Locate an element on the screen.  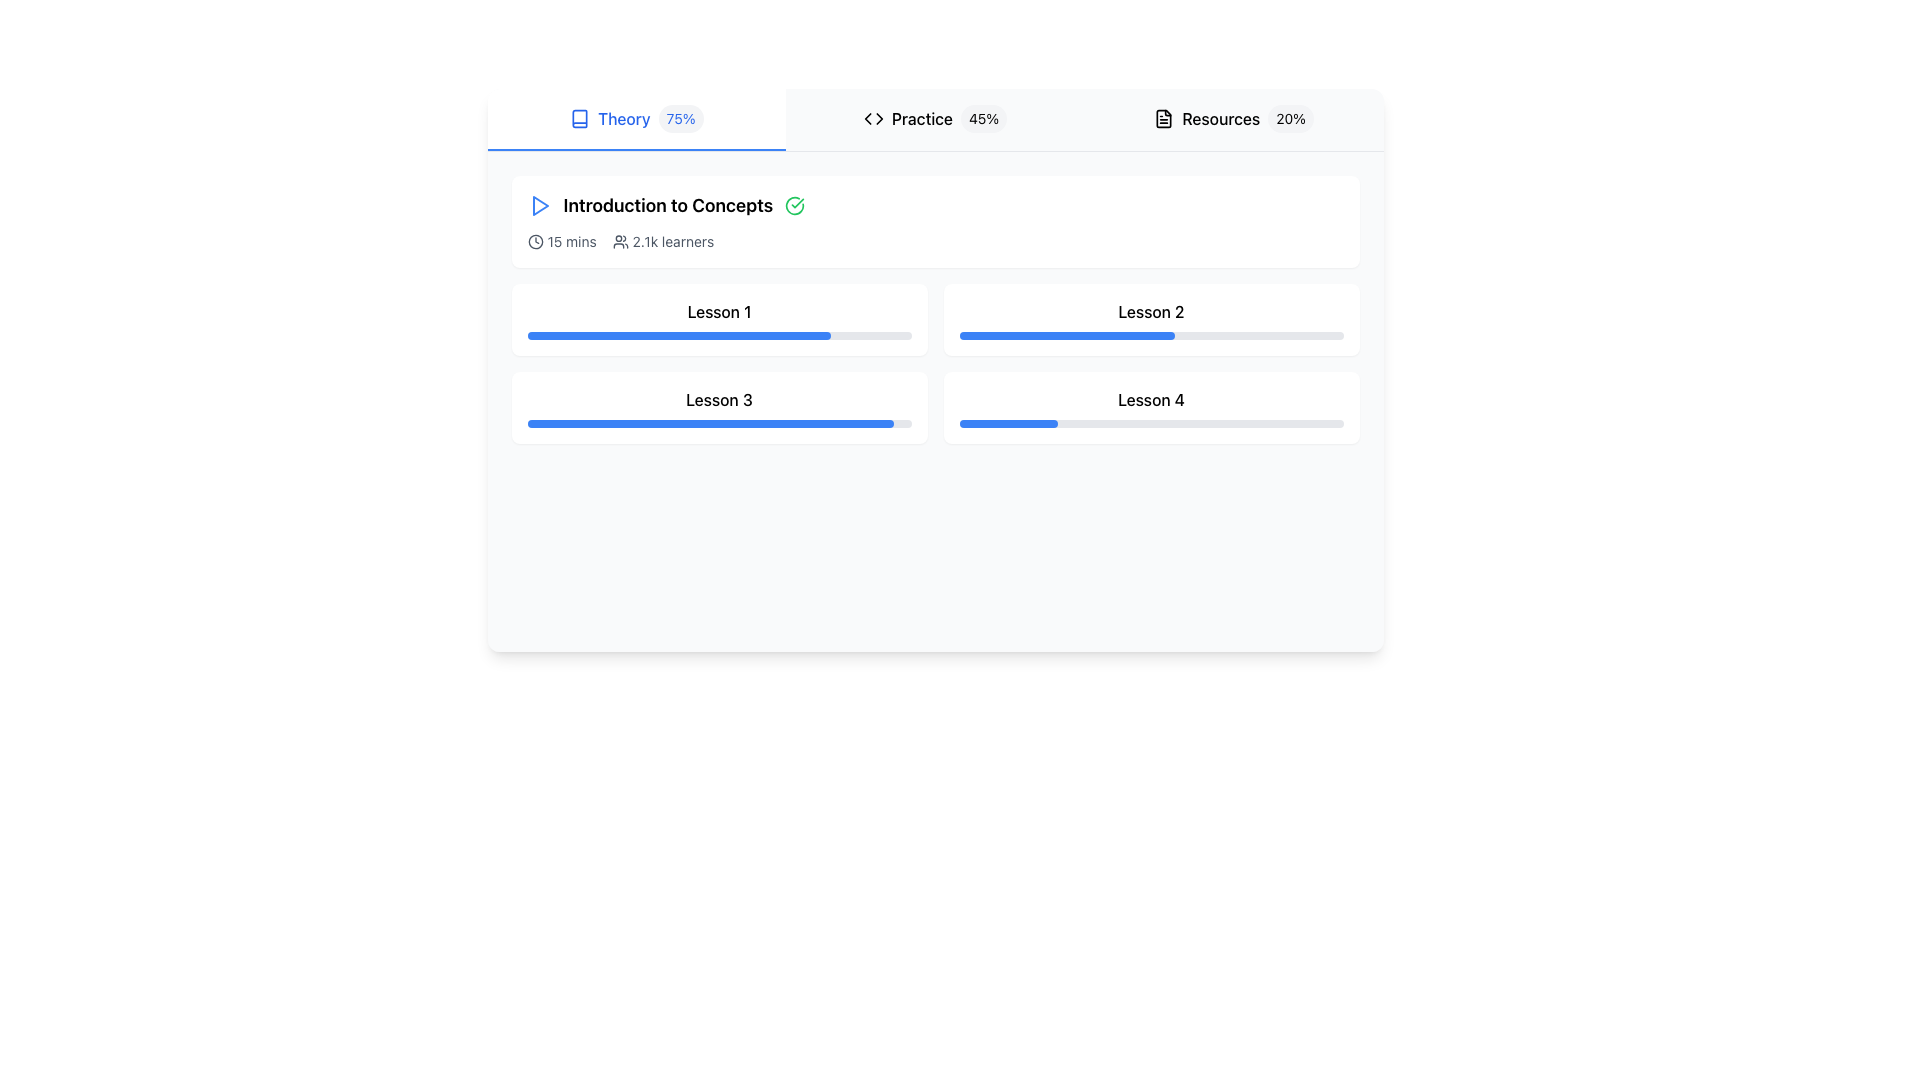
the 'Resources' tab with document icon and '20%' badge is located at coordinates (1232, 119).